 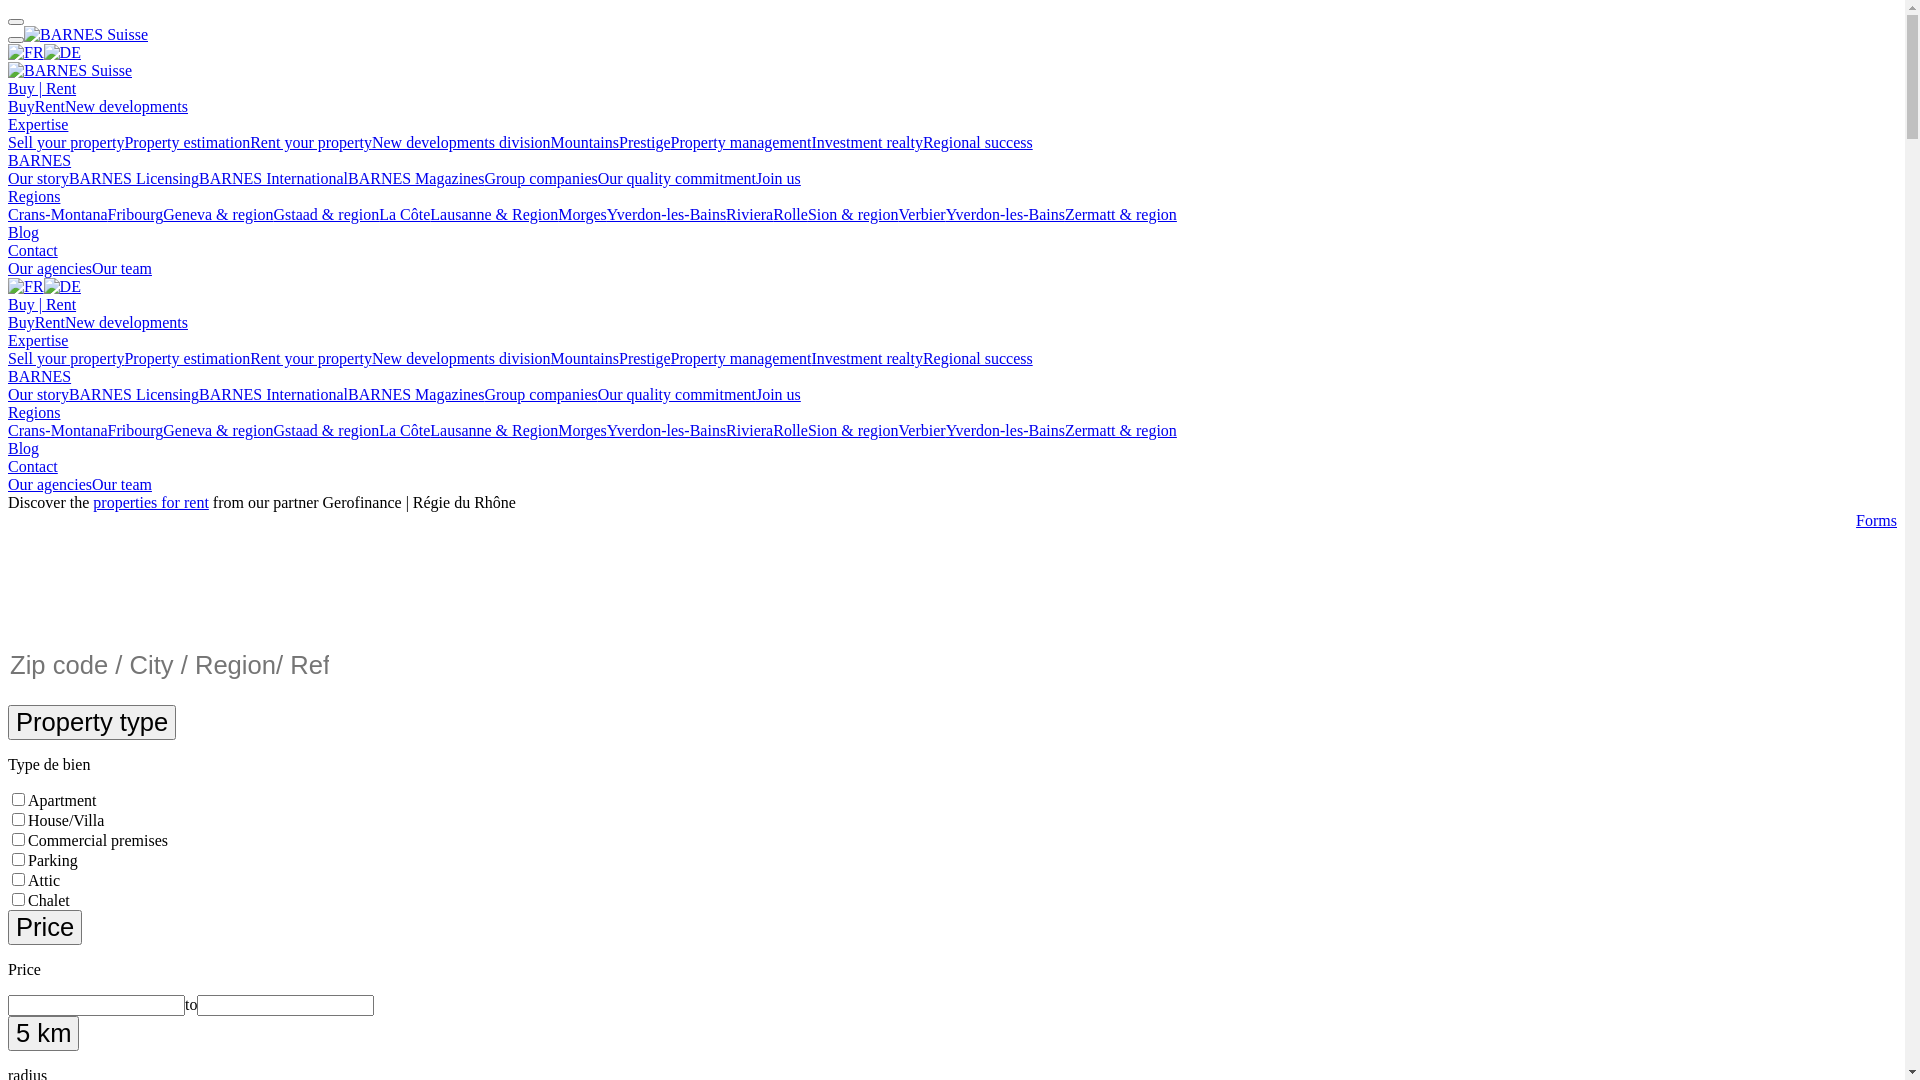 I want to click on 'Buy | Rent', so click(x=8, y=87).